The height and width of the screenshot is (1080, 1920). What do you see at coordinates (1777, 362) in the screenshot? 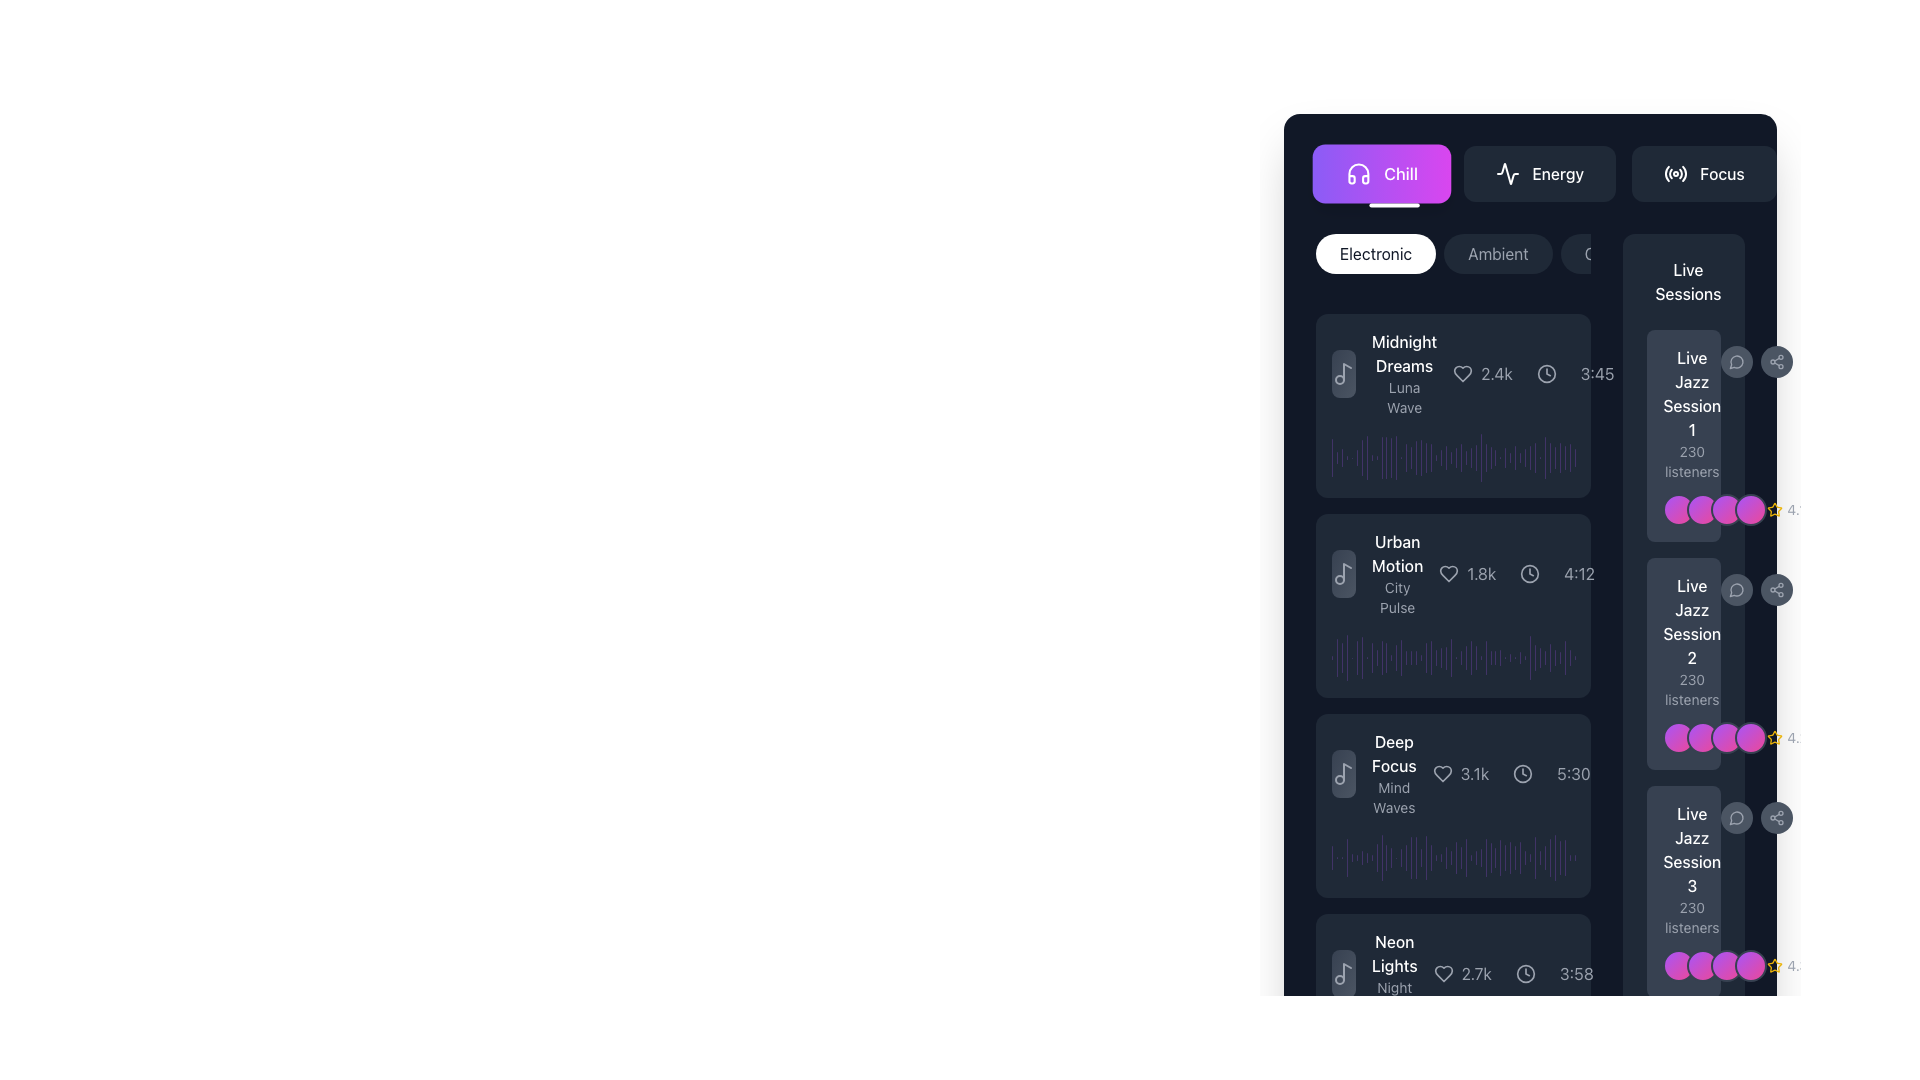
I see `the share icon, which is represented by three connected dots forming a triangular network, located in the bottom-right corner of the context, directly below the magnifying glass icon and above the shaded rating star symbol, to share the content` at bounding box center [1777, 362].